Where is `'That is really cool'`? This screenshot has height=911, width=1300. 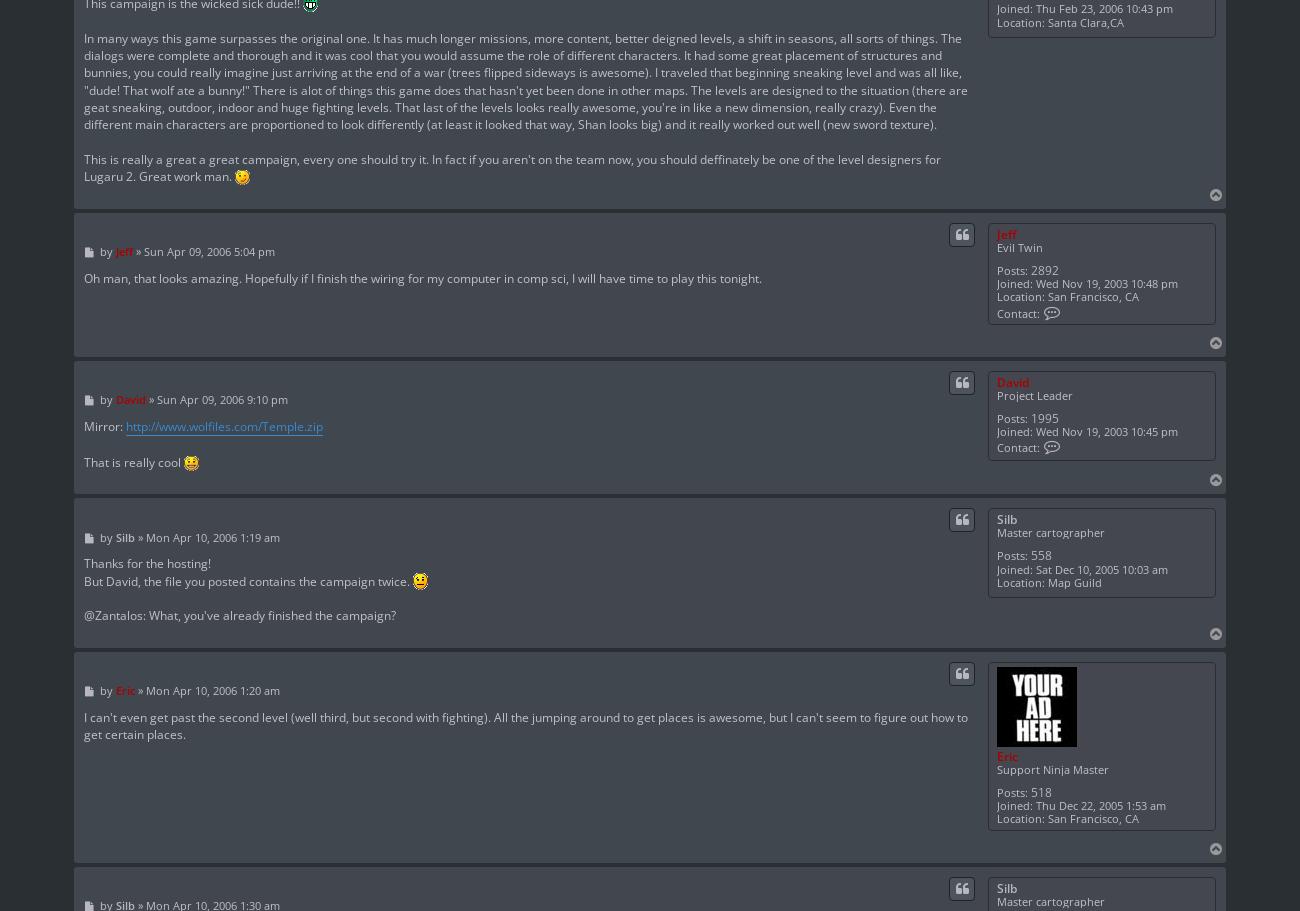 'That is really cool' is located at coordinates (133, 460).